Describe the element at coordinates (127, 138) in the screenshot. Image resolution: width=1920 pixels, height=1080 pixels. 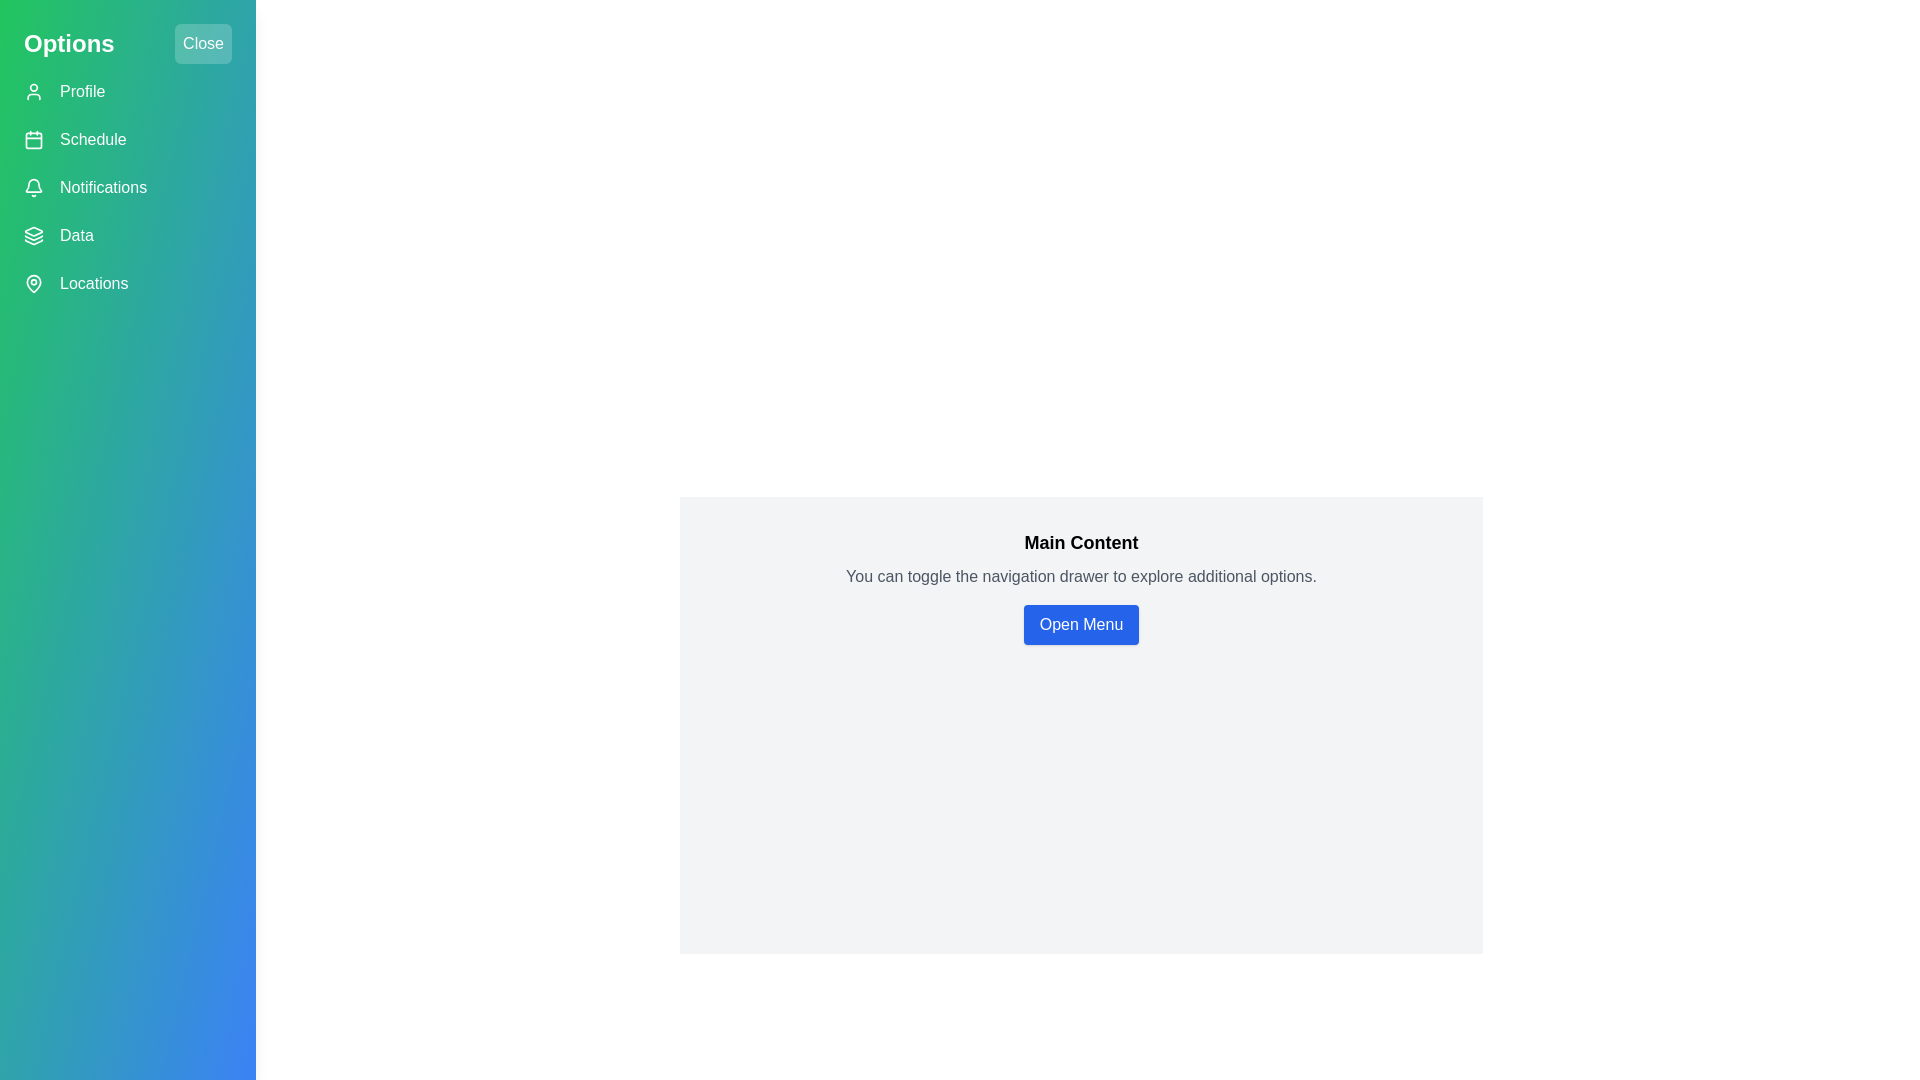
I see `the Schedule button in the navigation menu` at that location.